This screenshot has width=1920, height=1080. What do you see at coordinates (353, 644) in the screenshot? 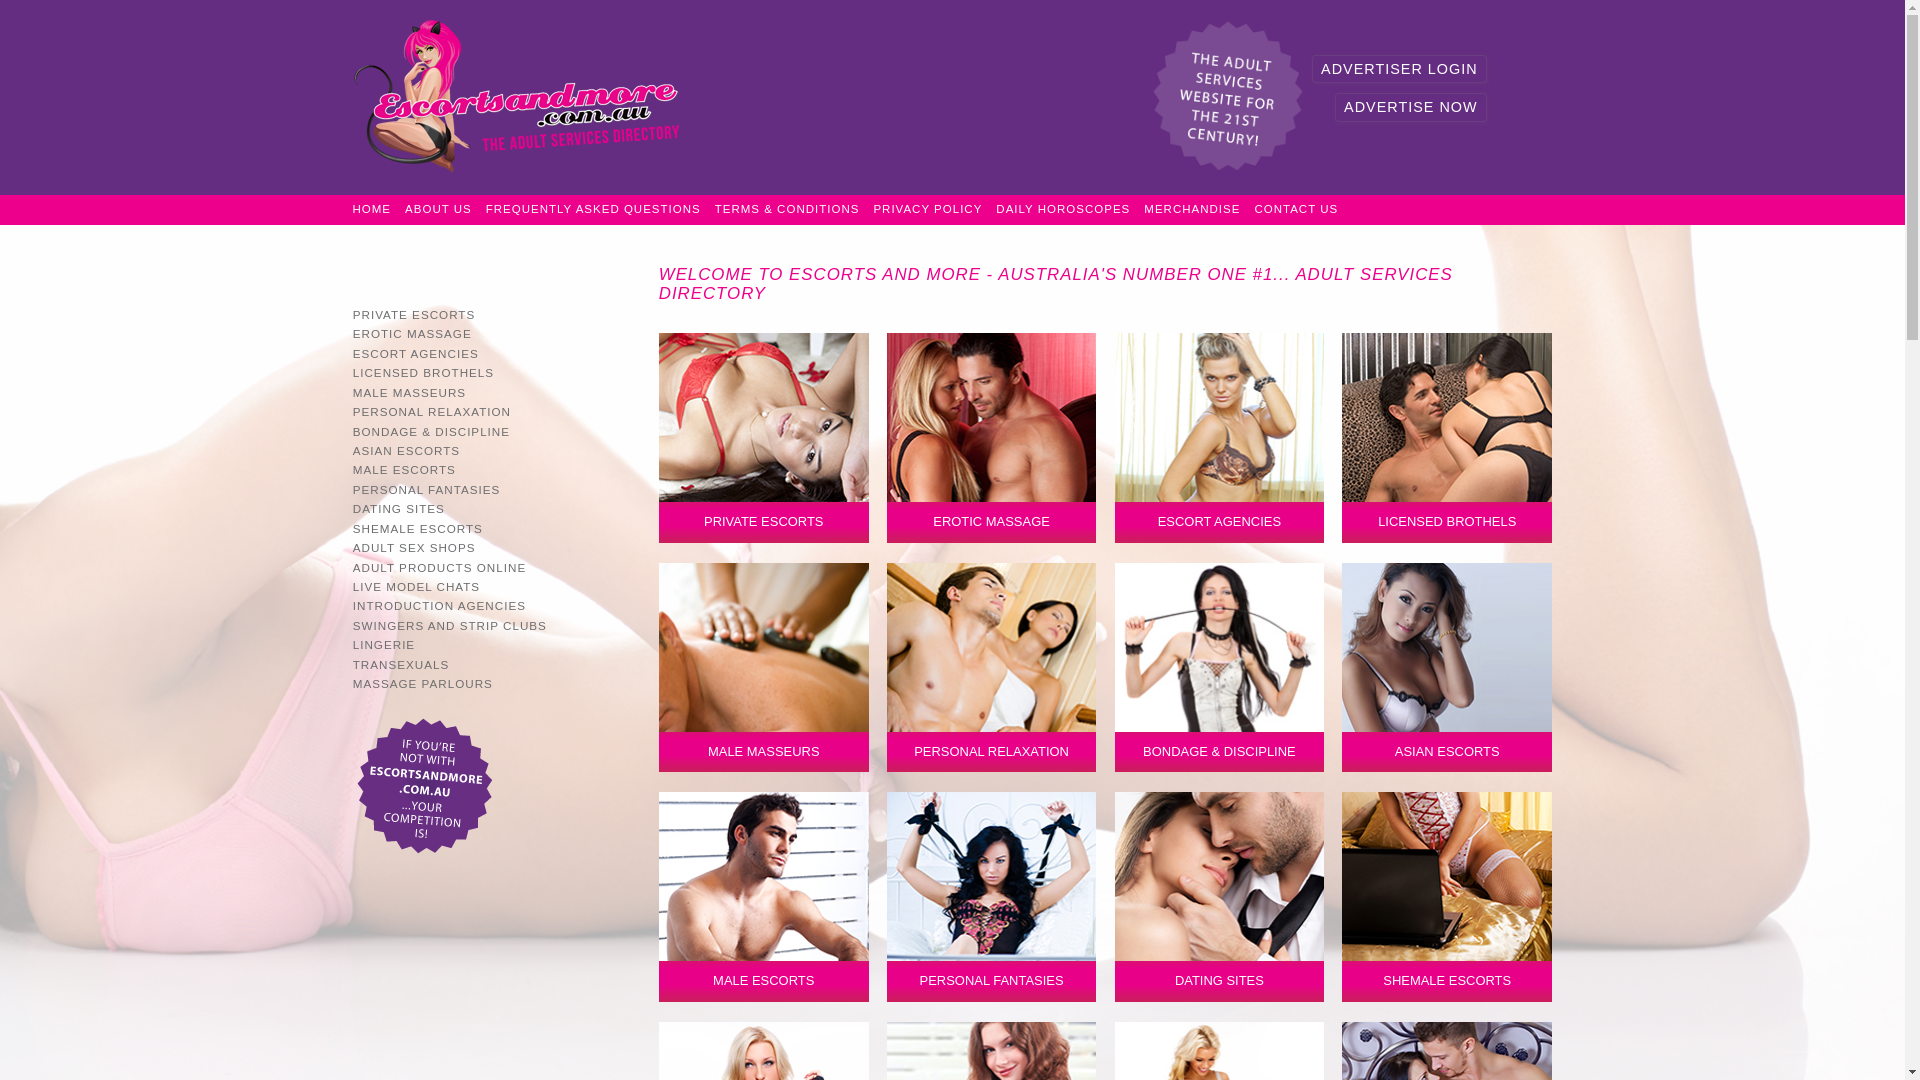
I see `'LINGERIE'` at bounding box center [353, 644].